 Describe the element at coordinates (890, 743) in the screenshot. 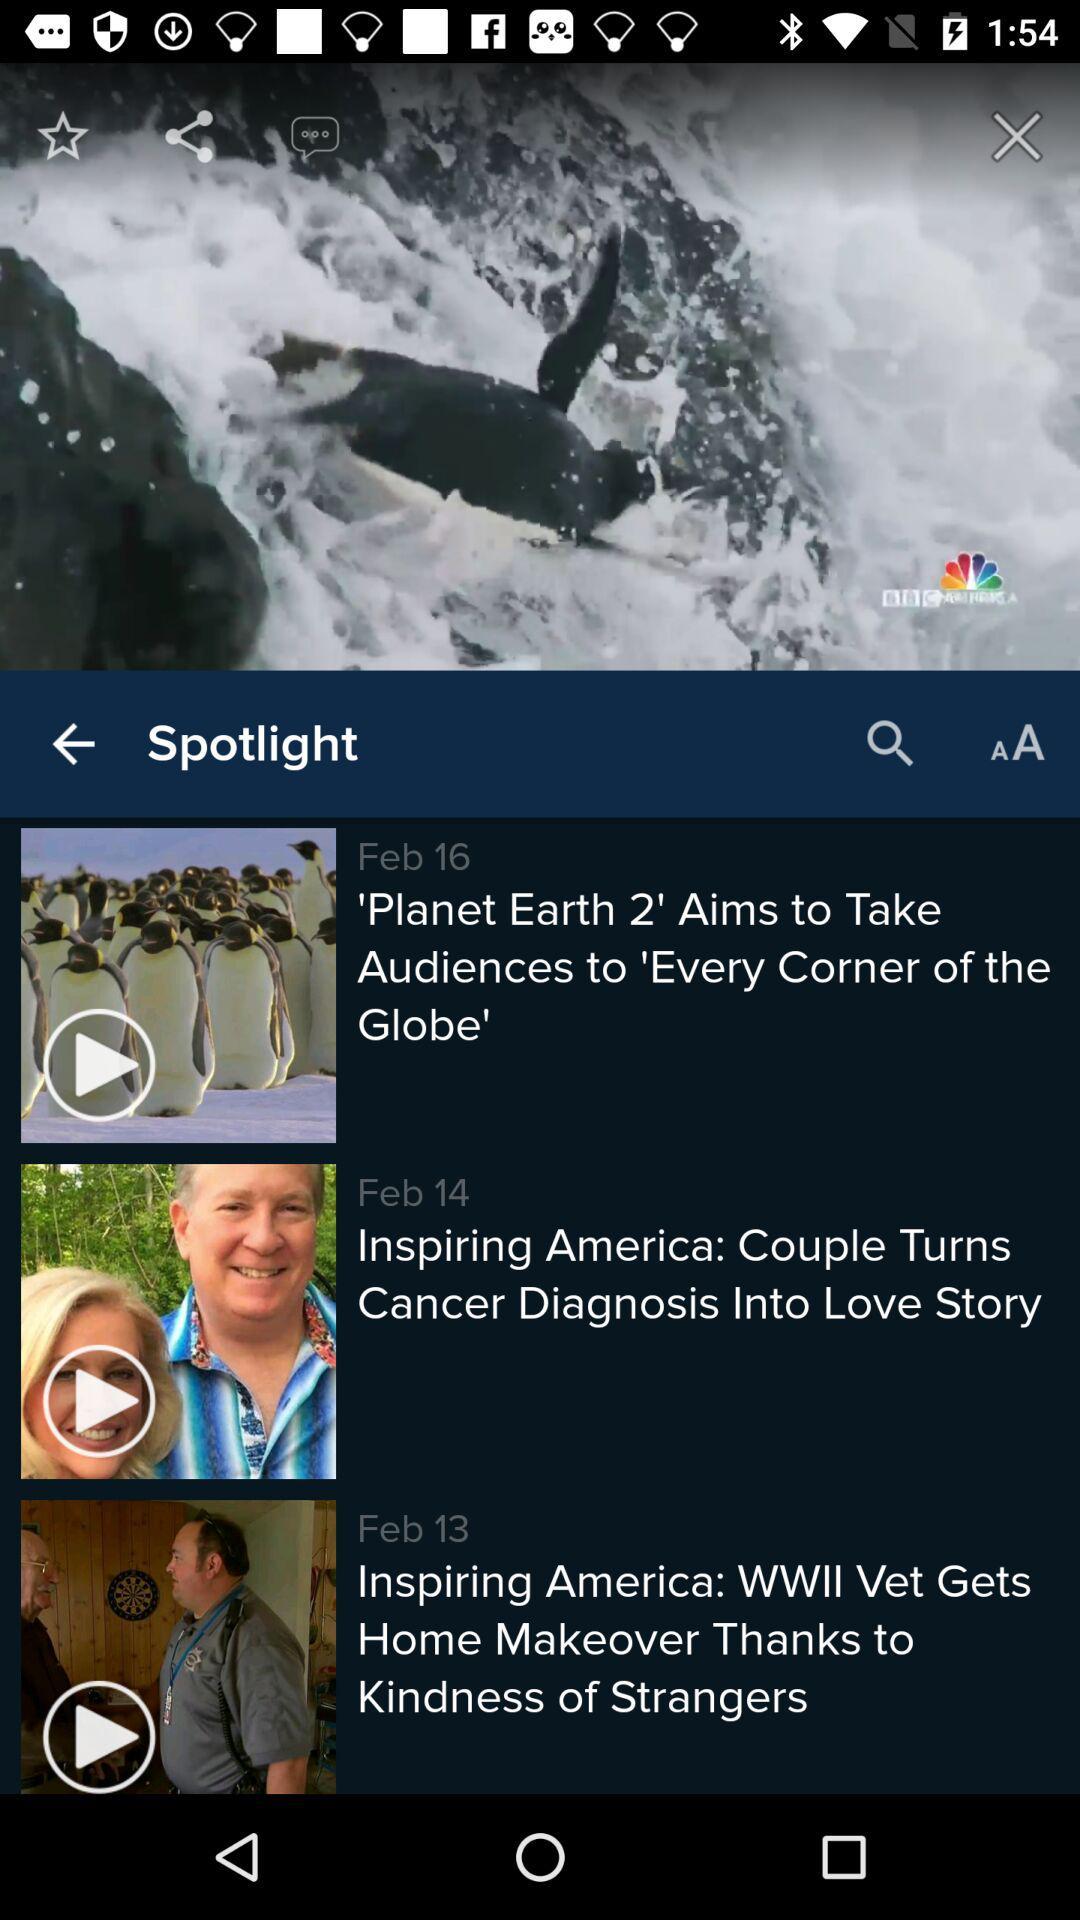

I see `item to the right of spotlight` at that location.